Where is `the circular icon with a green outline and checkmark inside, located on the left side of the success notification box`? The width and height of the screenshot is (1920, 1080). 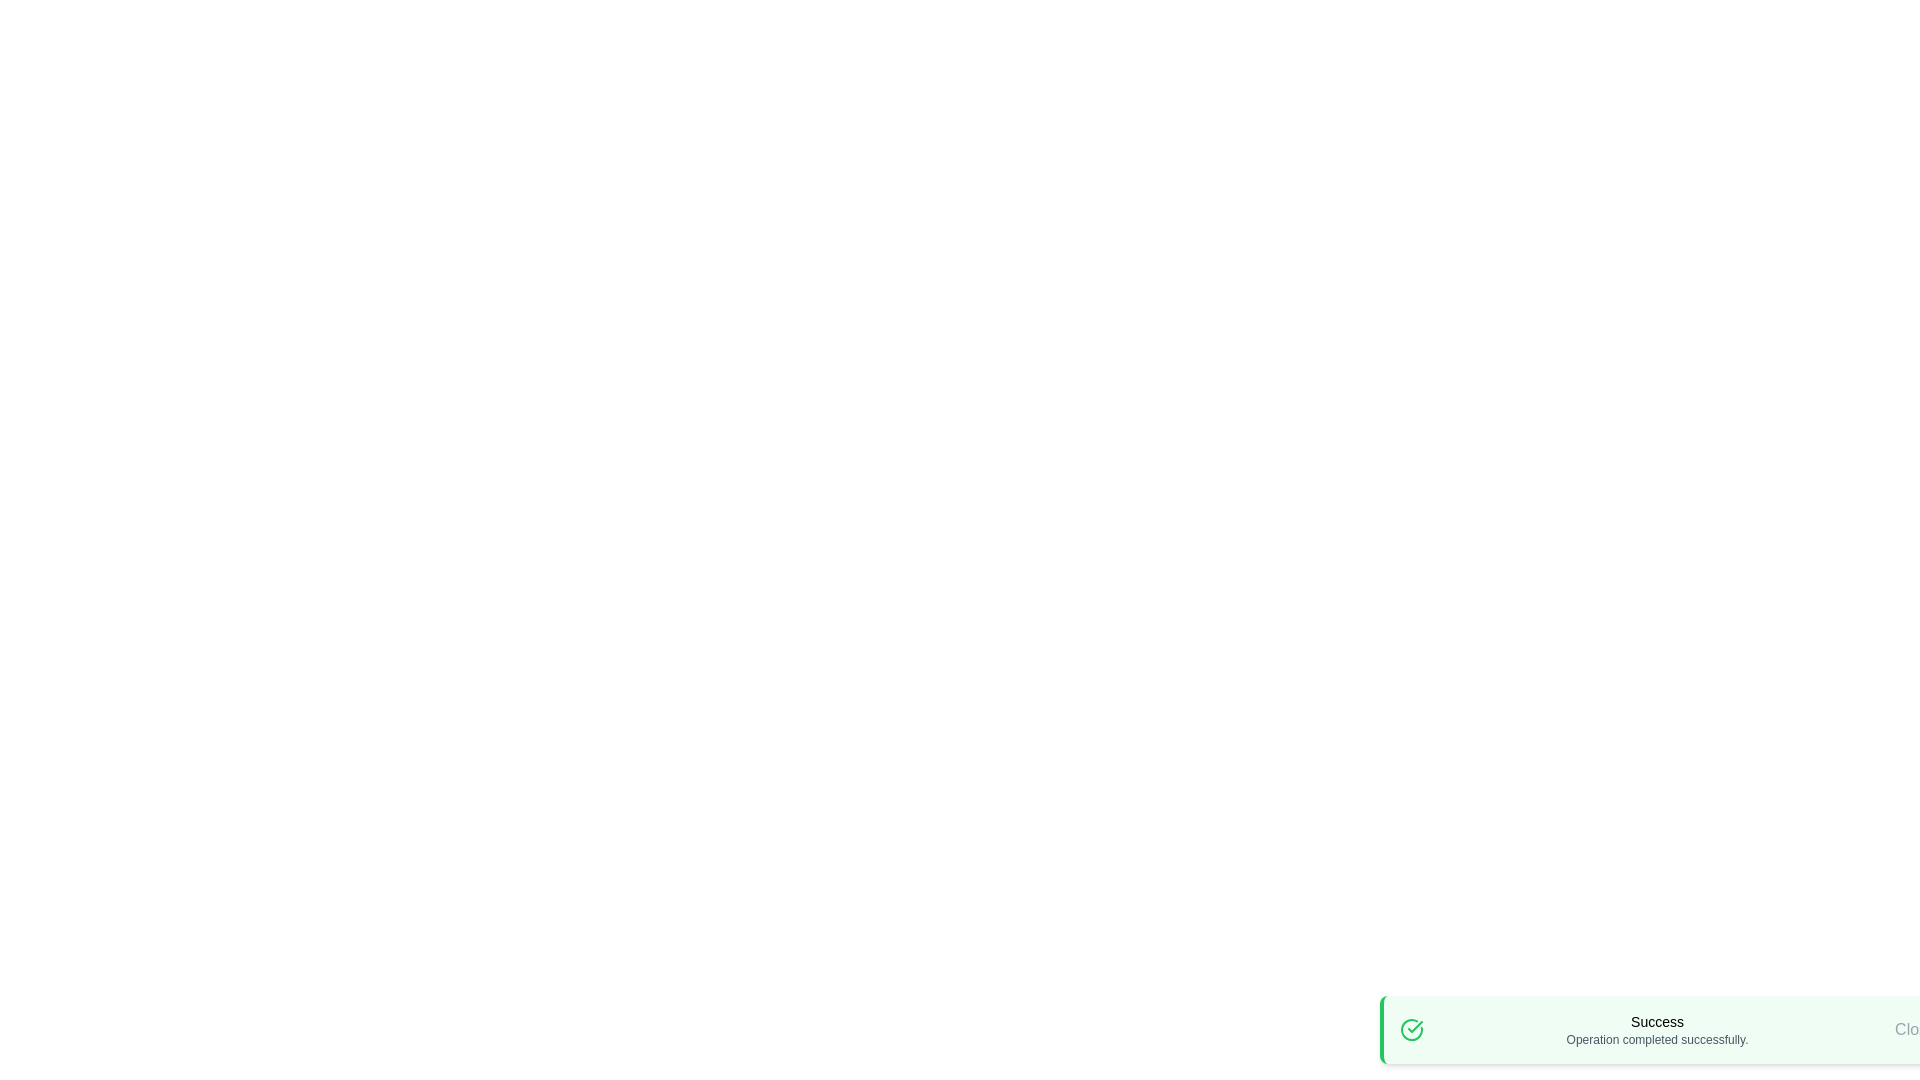 the circular icon with a green outline and checkmark inside, located on the left side of the success notification box is located at coordinates (1410, 1029).